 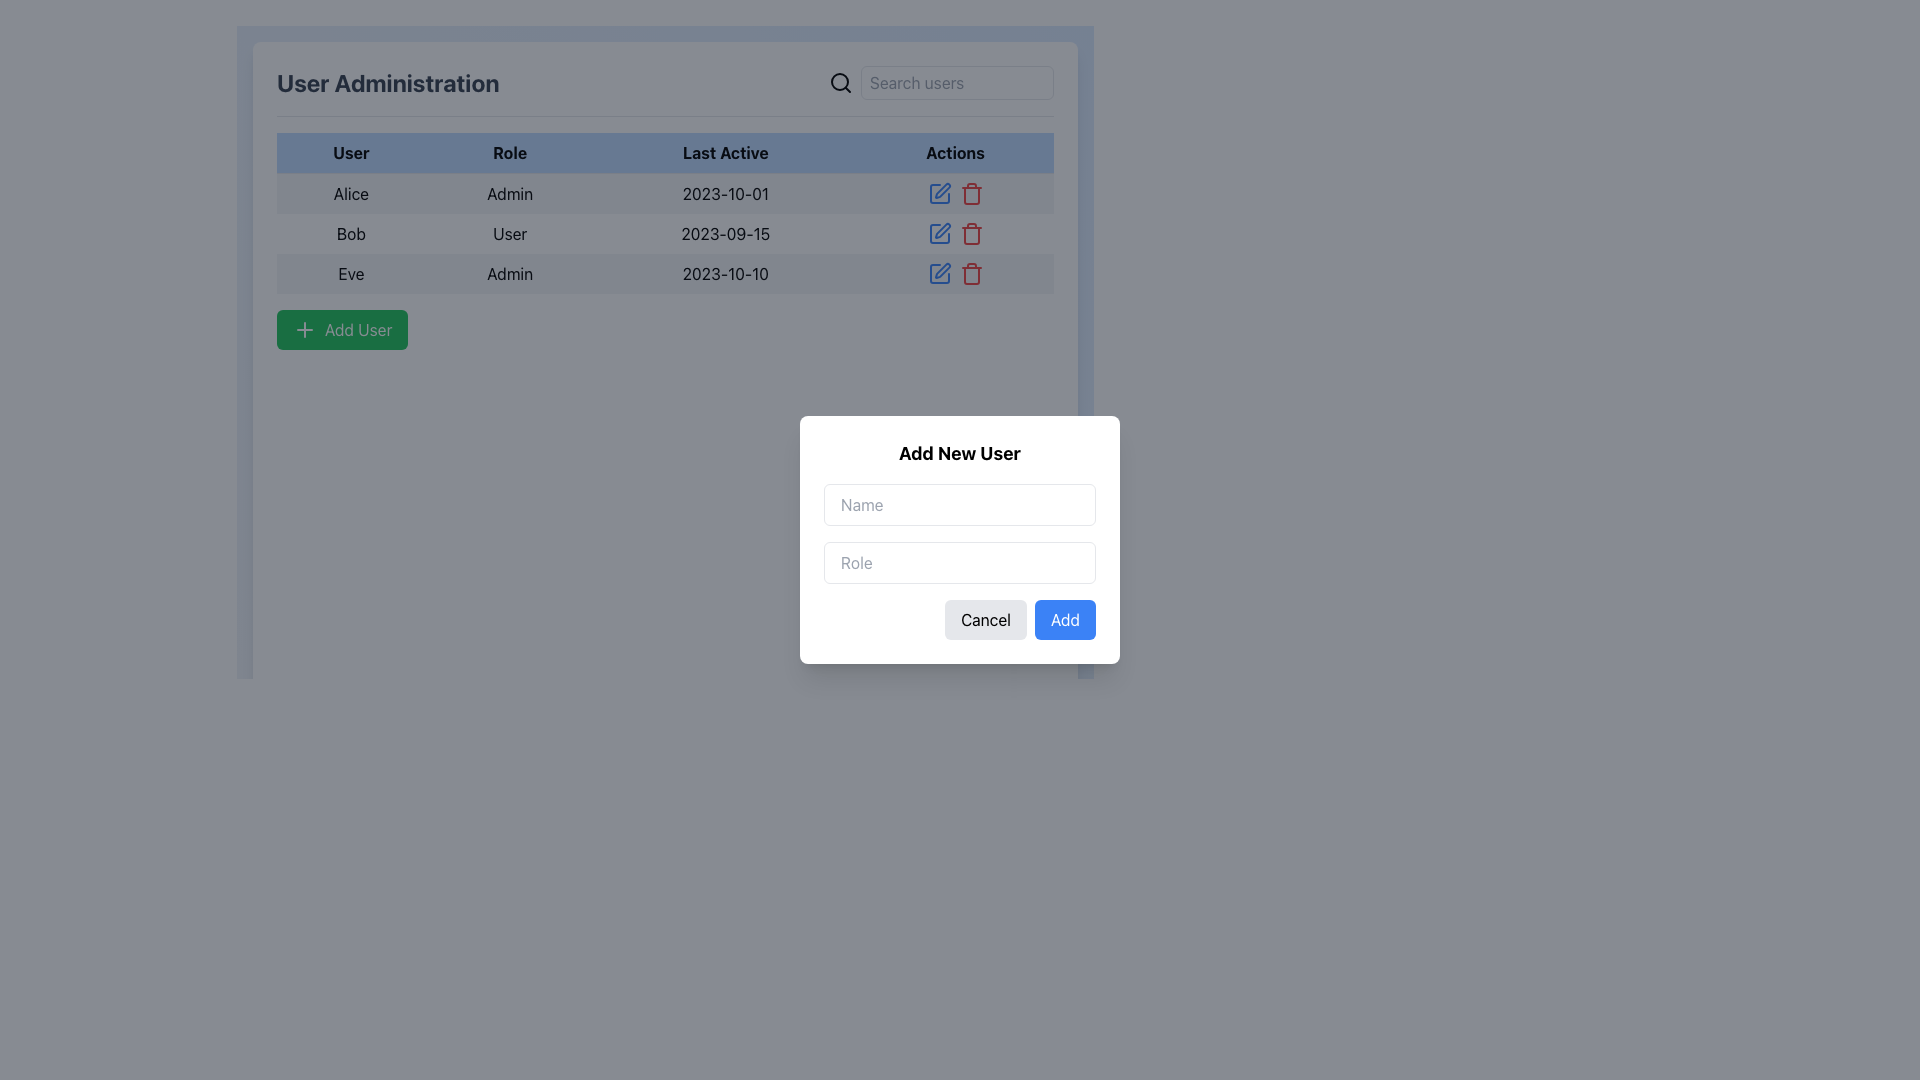 I want to click on static text element displaying the user's name 'Eve' located in the first column of the third row of the user information table, so click(x=351, y=273).